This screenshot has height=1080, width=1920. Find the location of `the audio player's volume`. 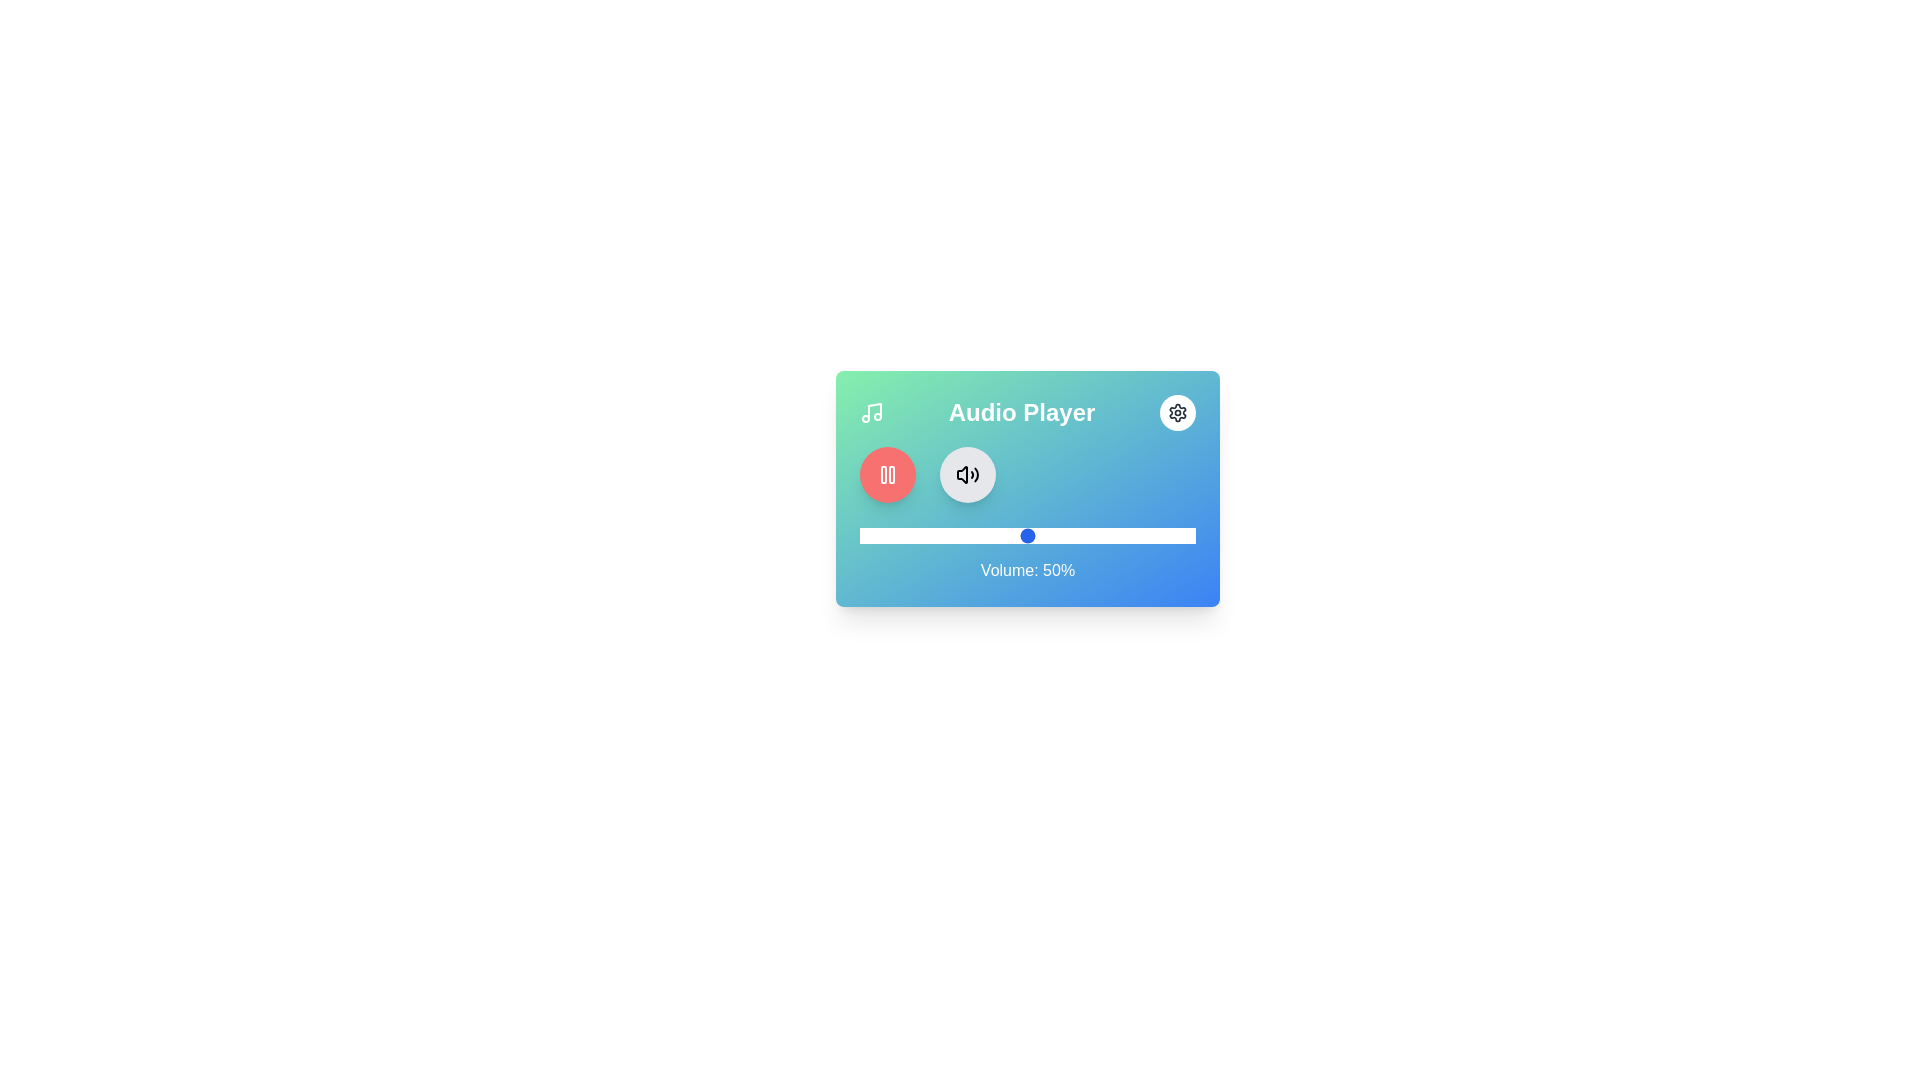

the audio player's volume is located at coordinates (1031, 535).